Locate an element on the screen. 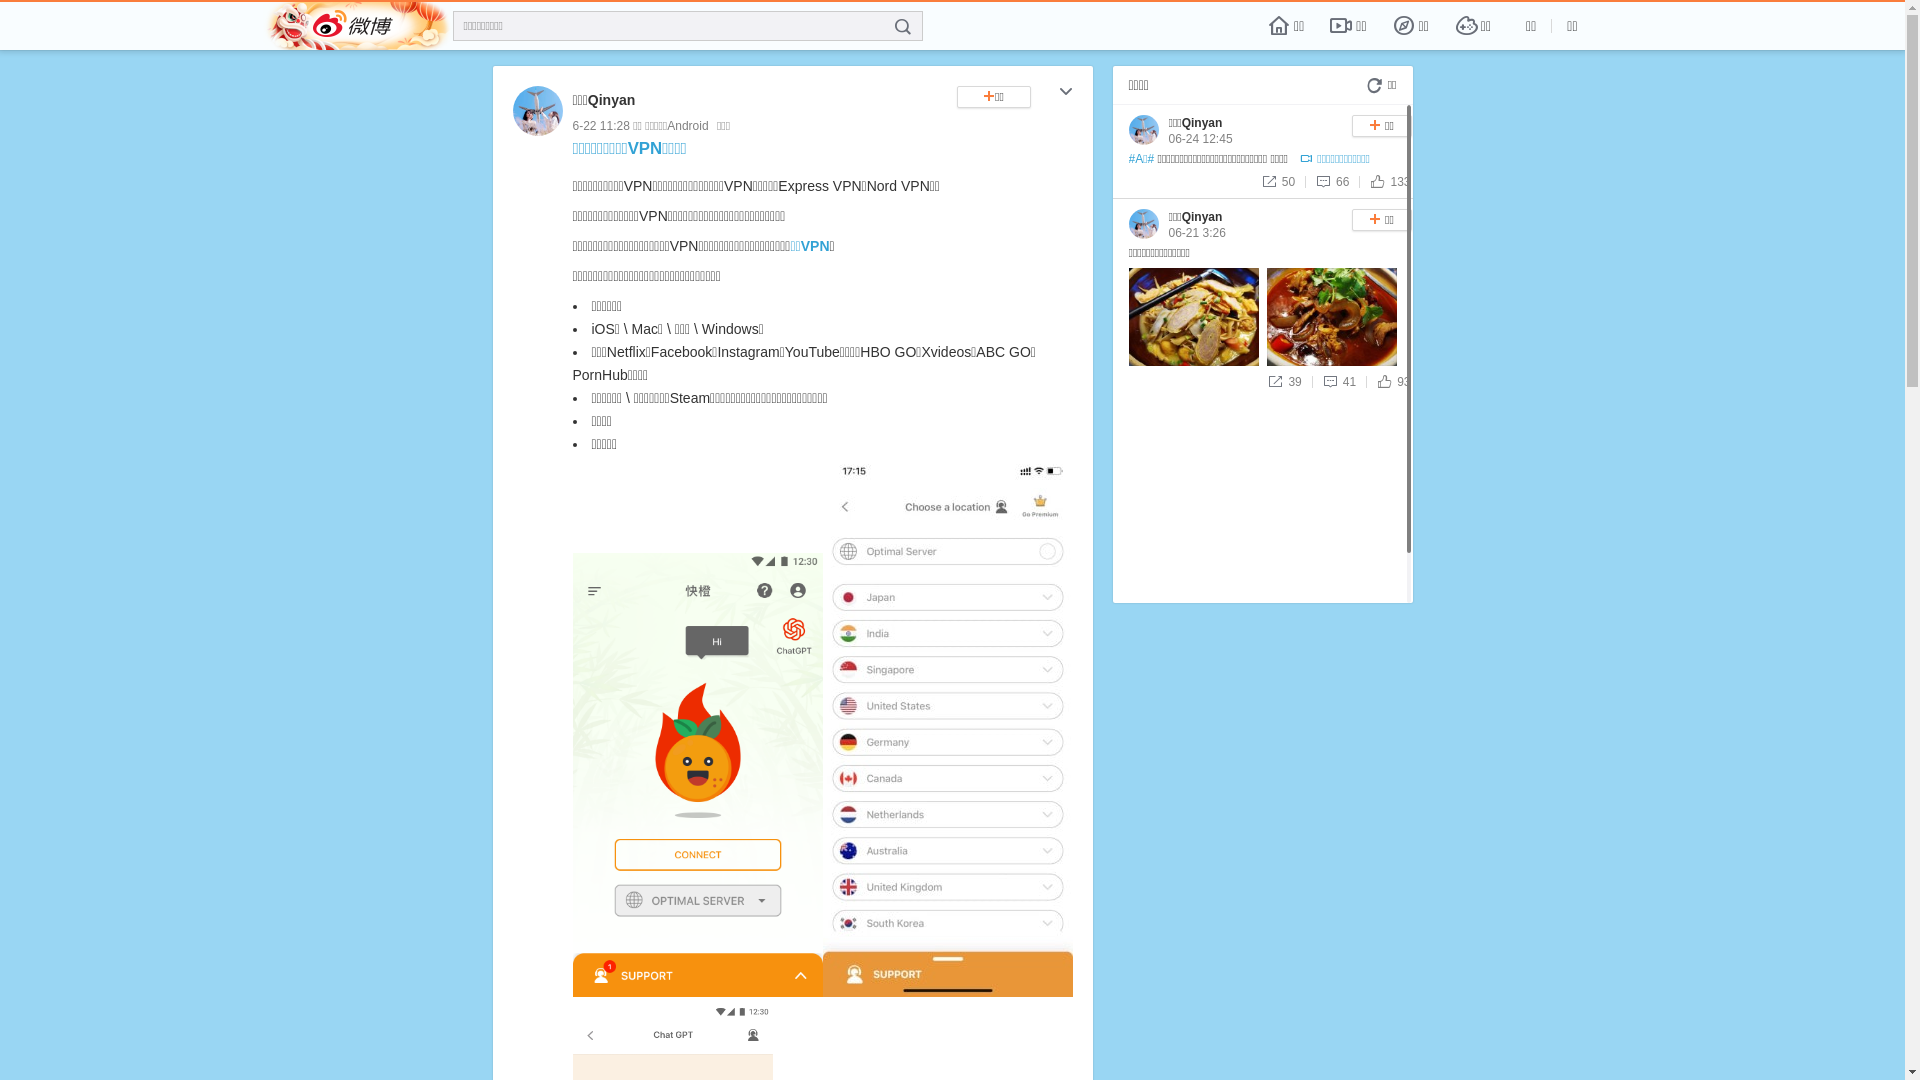 Image resolution: width=1920 pixels, height=1080 pixels. 'f' is located at coordinates (901, 27).